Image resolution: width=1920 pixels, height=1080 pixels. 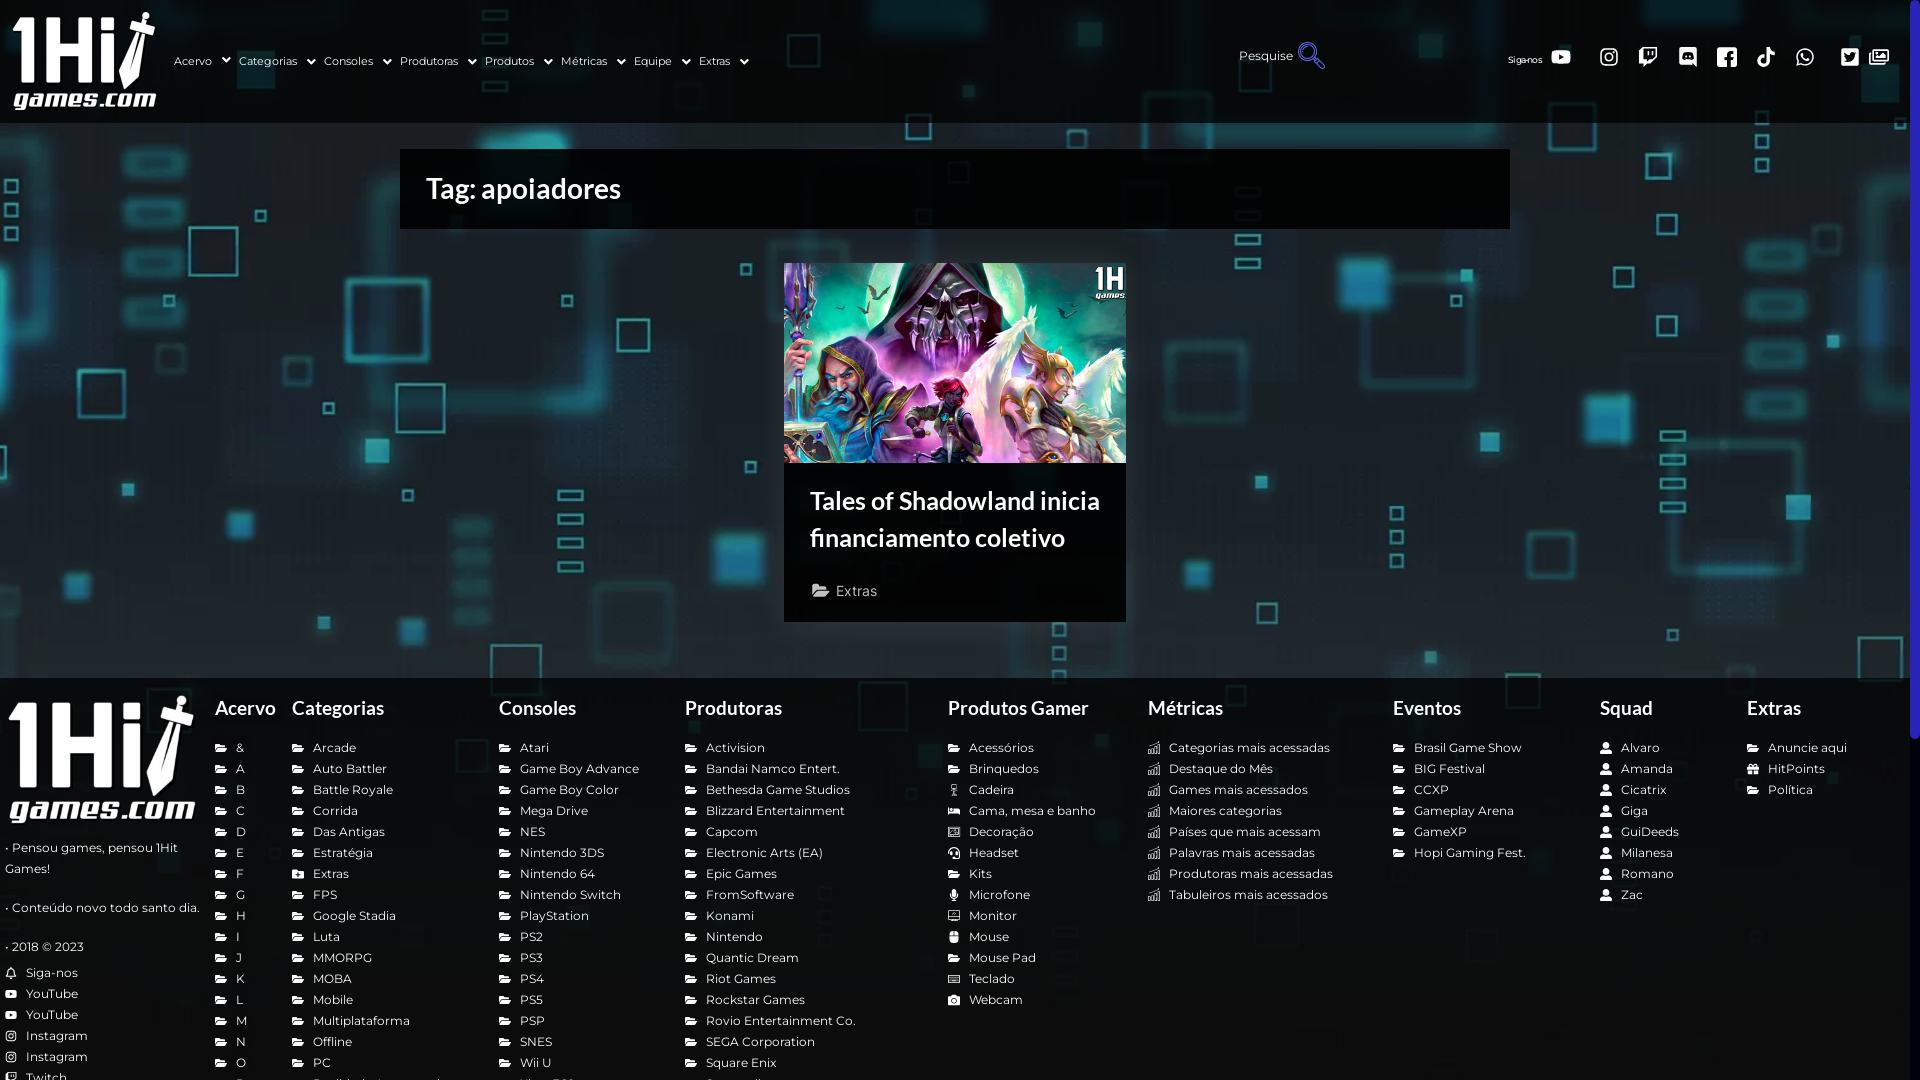 I want to click on 'Nintendo 3DS', so click(x=580, y=852).